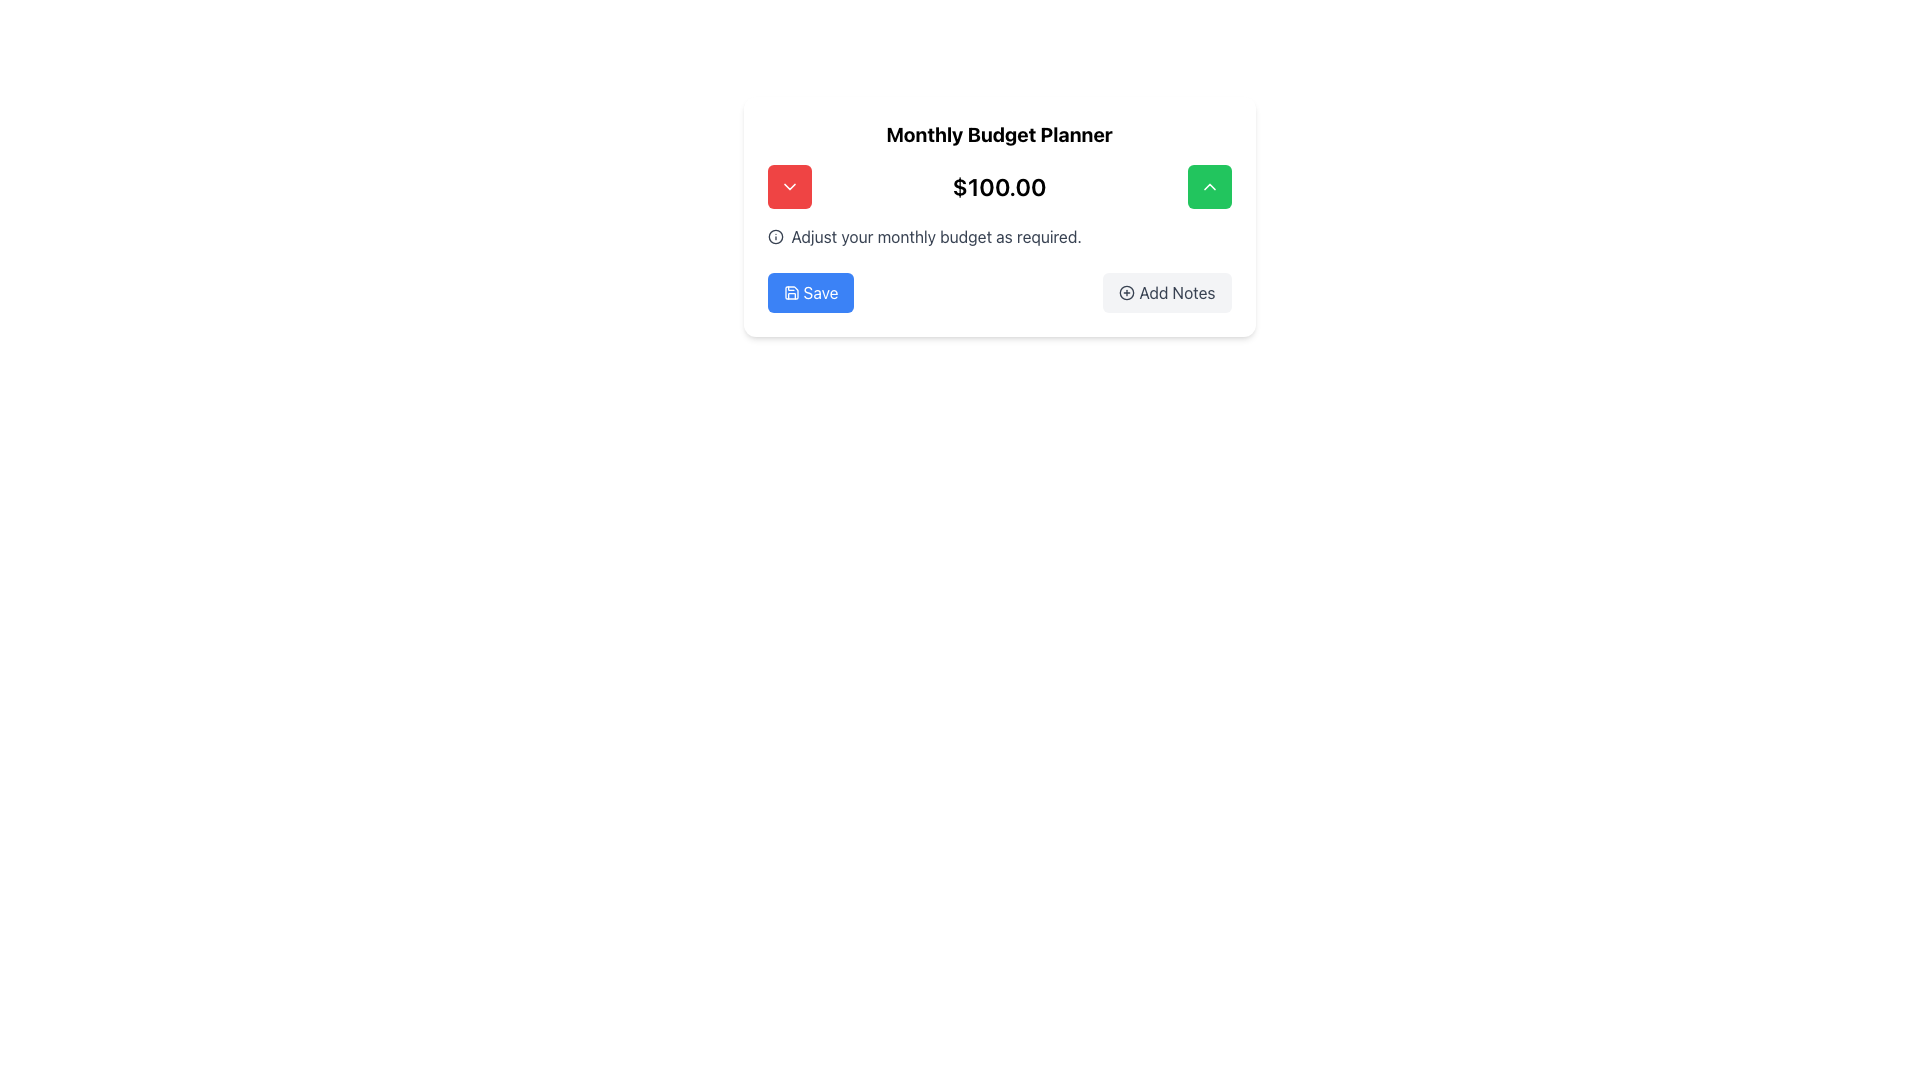 The width and height of the screenshot is (1920, 1080). I want to click on the save icon, which is a blue floppy disk representation located at the bottom-left corner of the budget planning module, so click(790, 293).